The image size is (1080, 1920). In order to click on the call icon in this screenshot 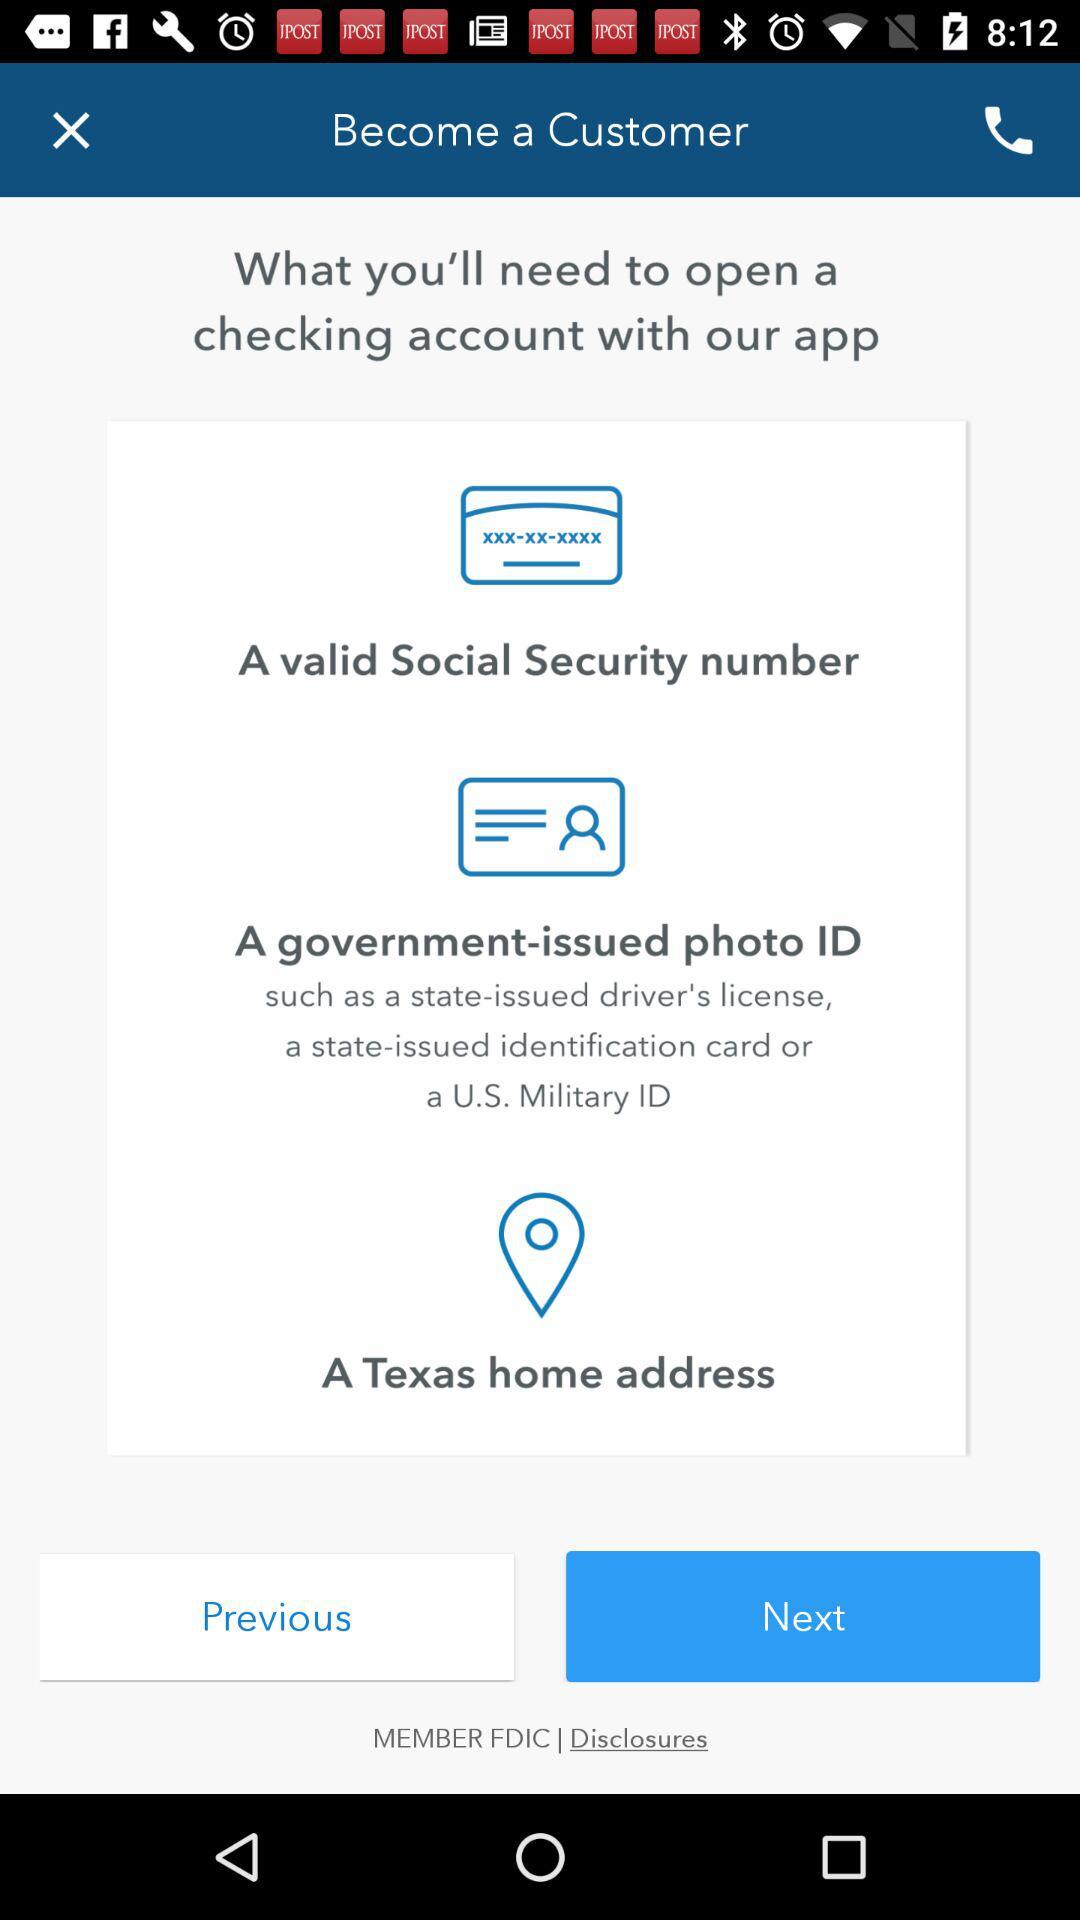, I will do `click(1008, 129)`.